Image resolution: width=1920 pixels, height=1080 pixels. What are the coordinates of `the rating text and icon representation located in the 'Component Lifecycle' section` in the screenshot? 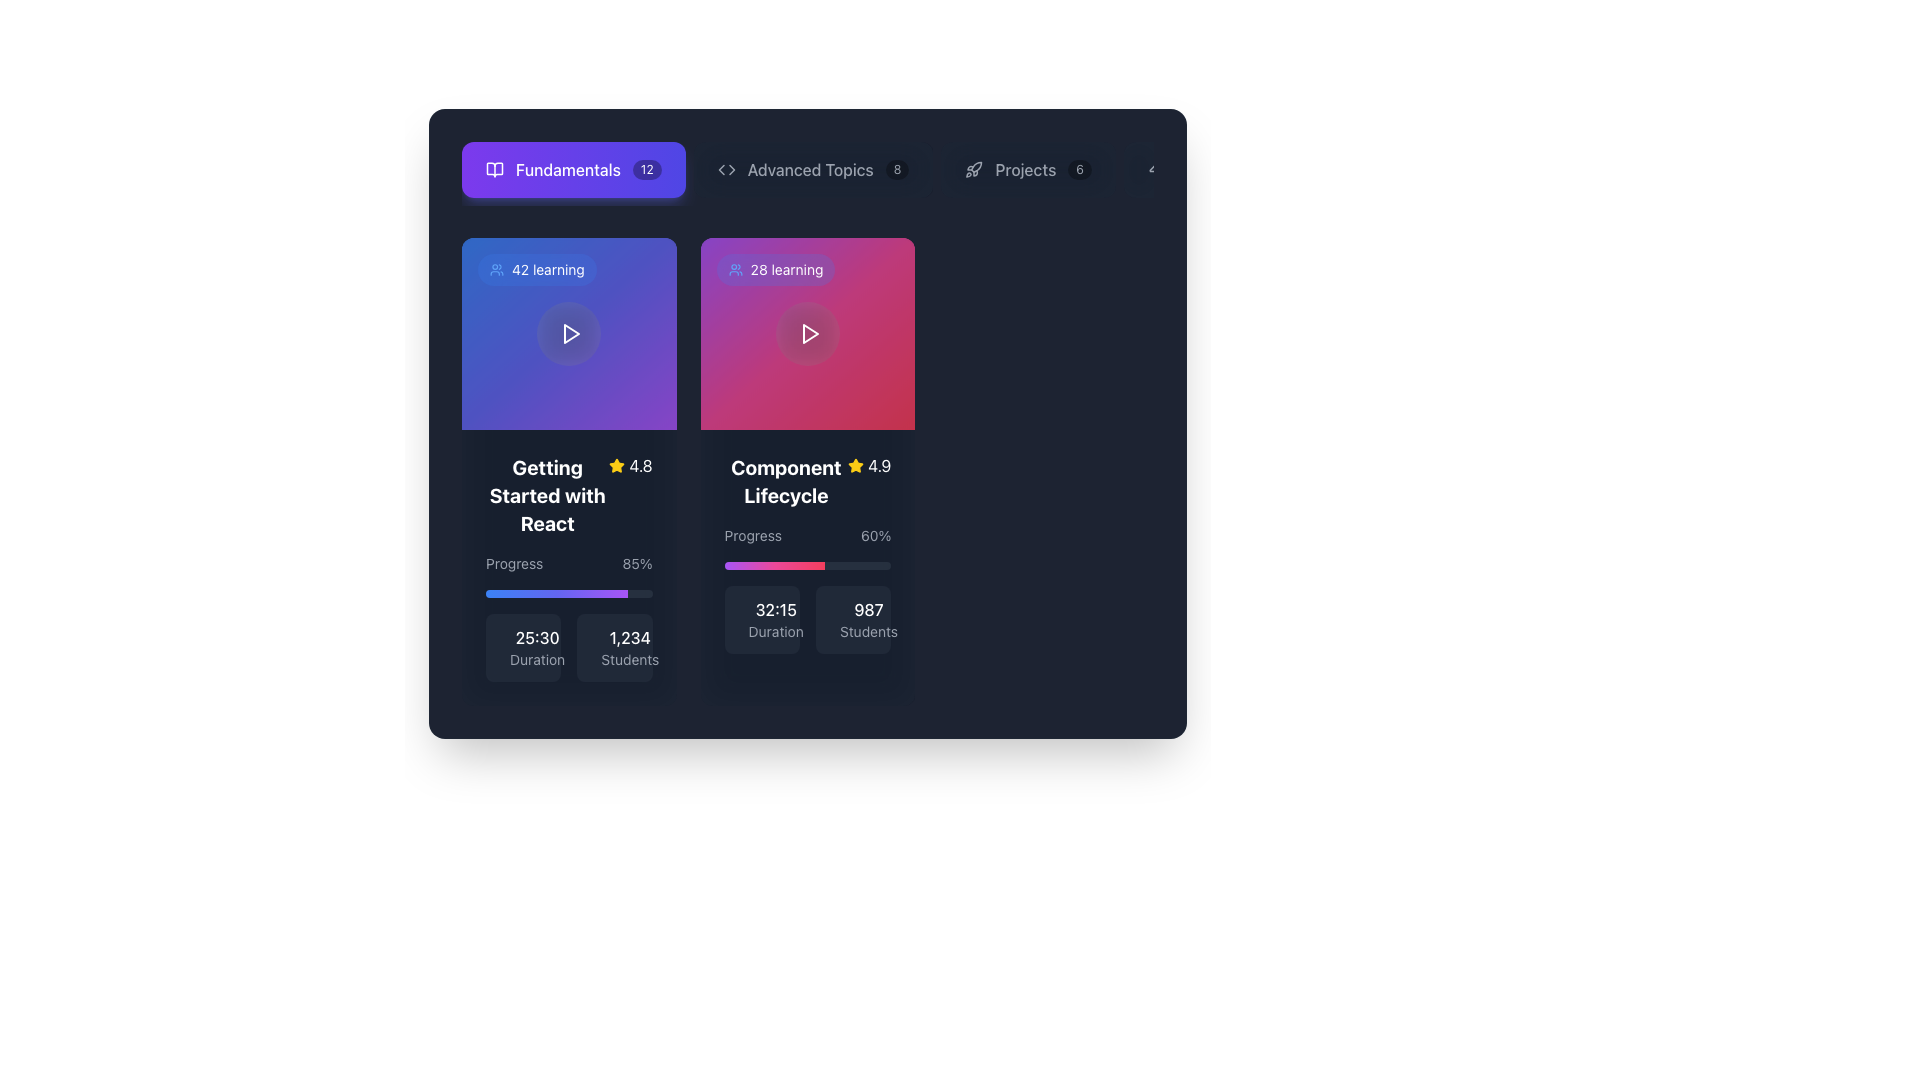 It's located at (869, 466).